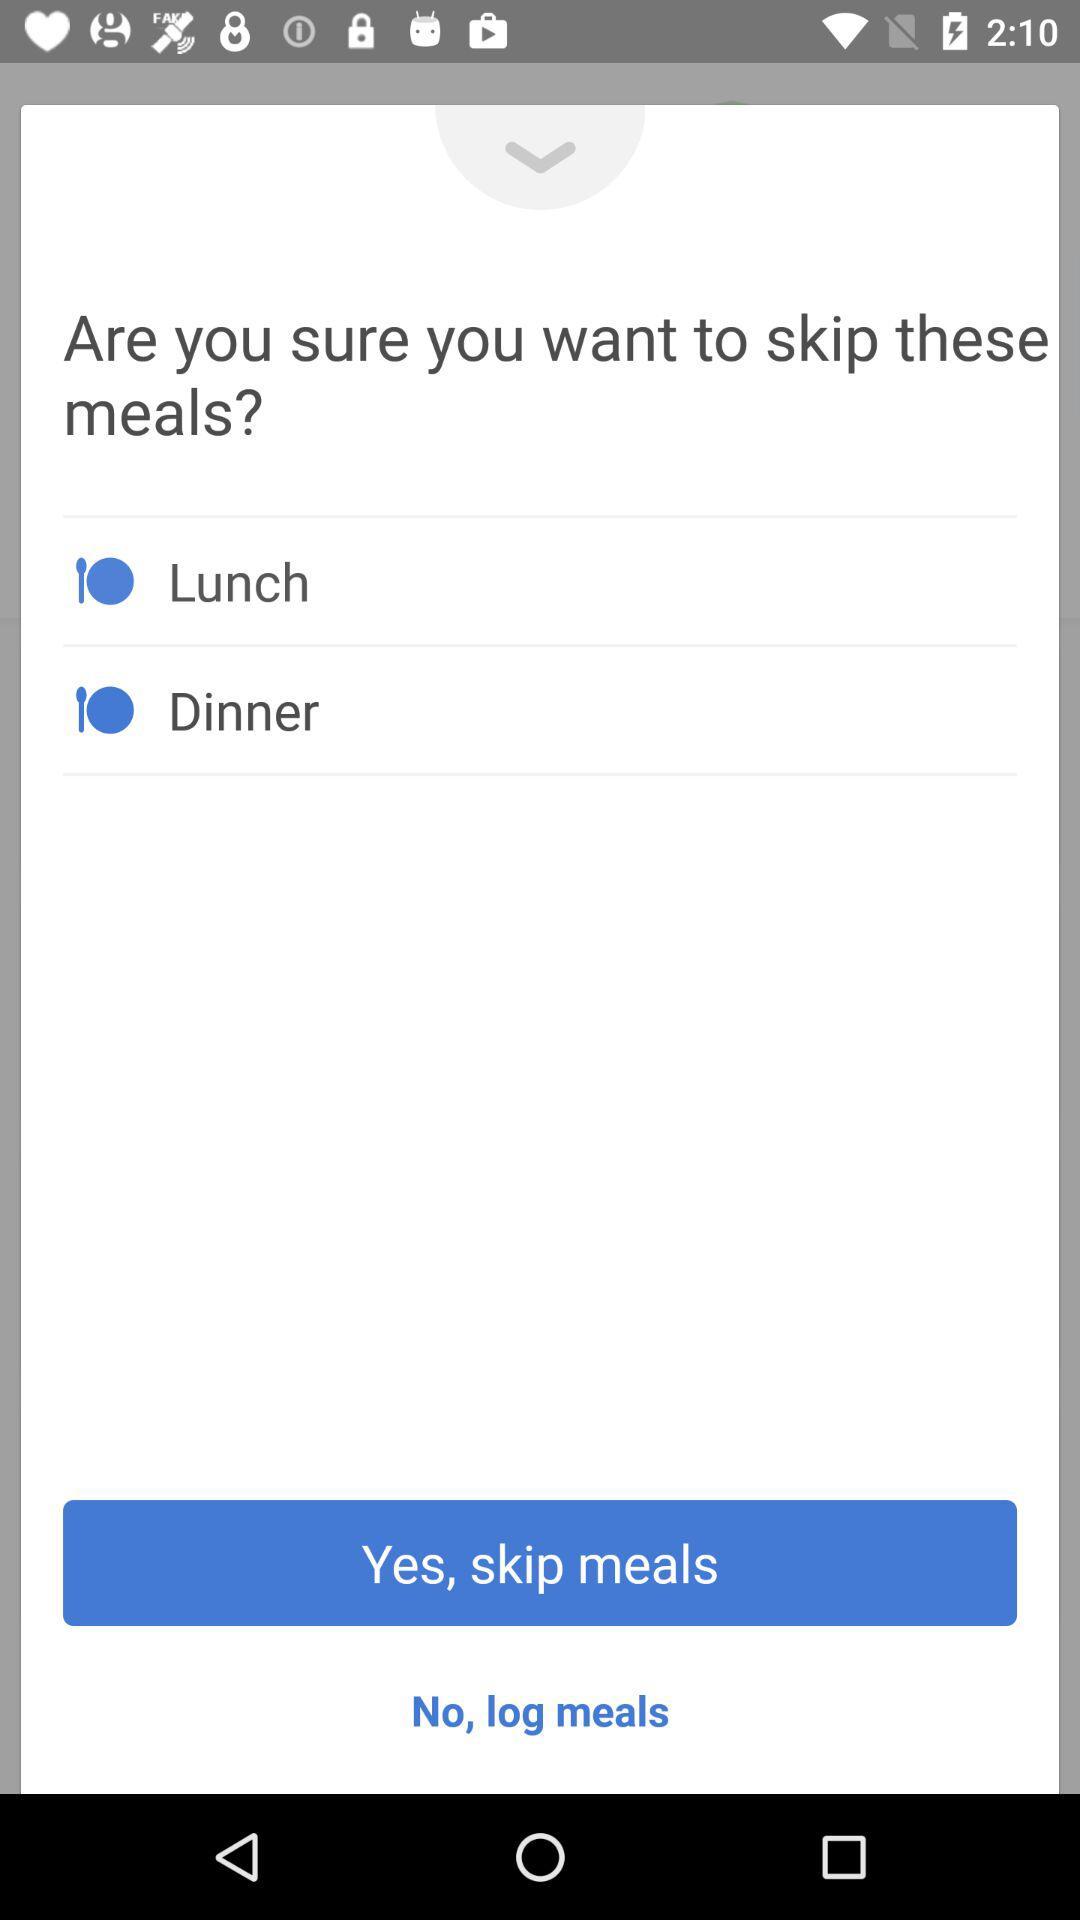 The width and height of the screenshot is (1080, 1920). Describe the element at coordinates (540, 156) in the screenshot. I see `the item above the are you sure item` at that location.